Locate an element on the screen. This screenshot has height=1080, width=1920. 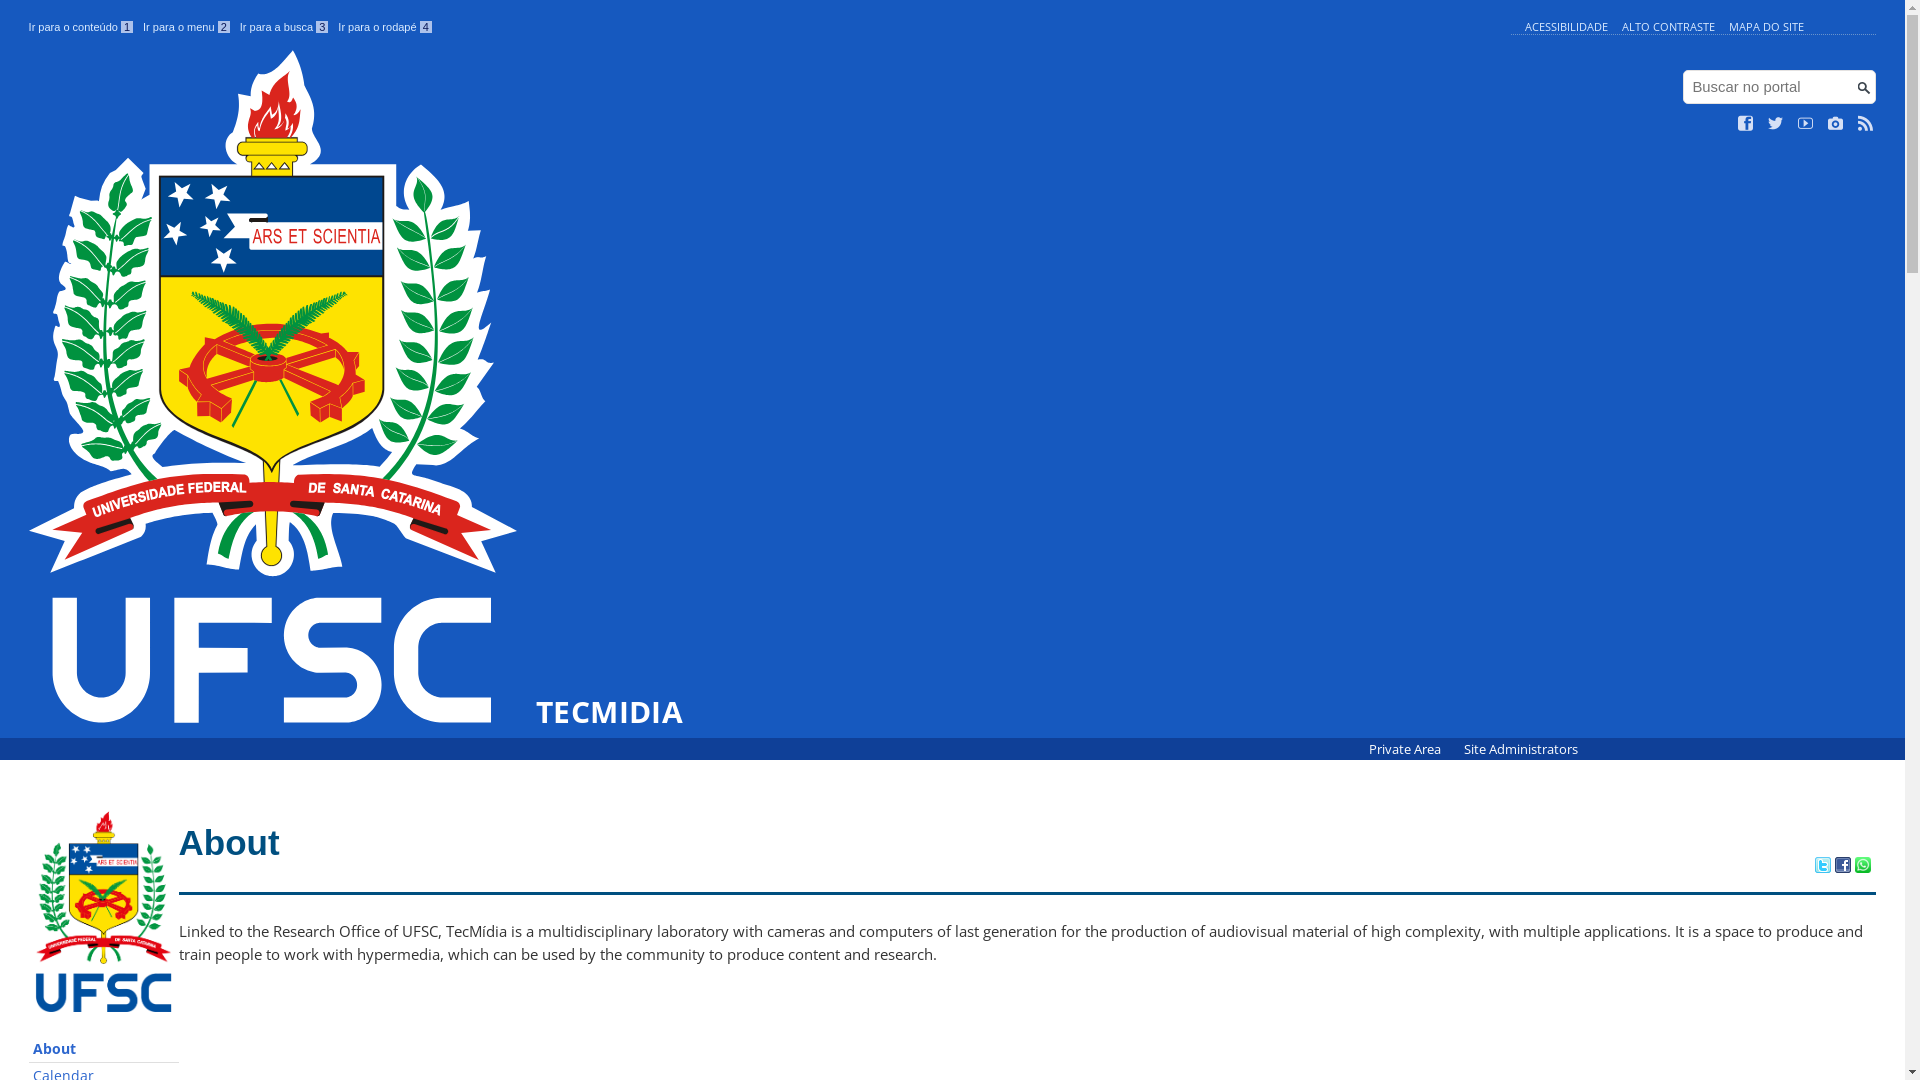
'About' is located at coordinates (103, 1048).